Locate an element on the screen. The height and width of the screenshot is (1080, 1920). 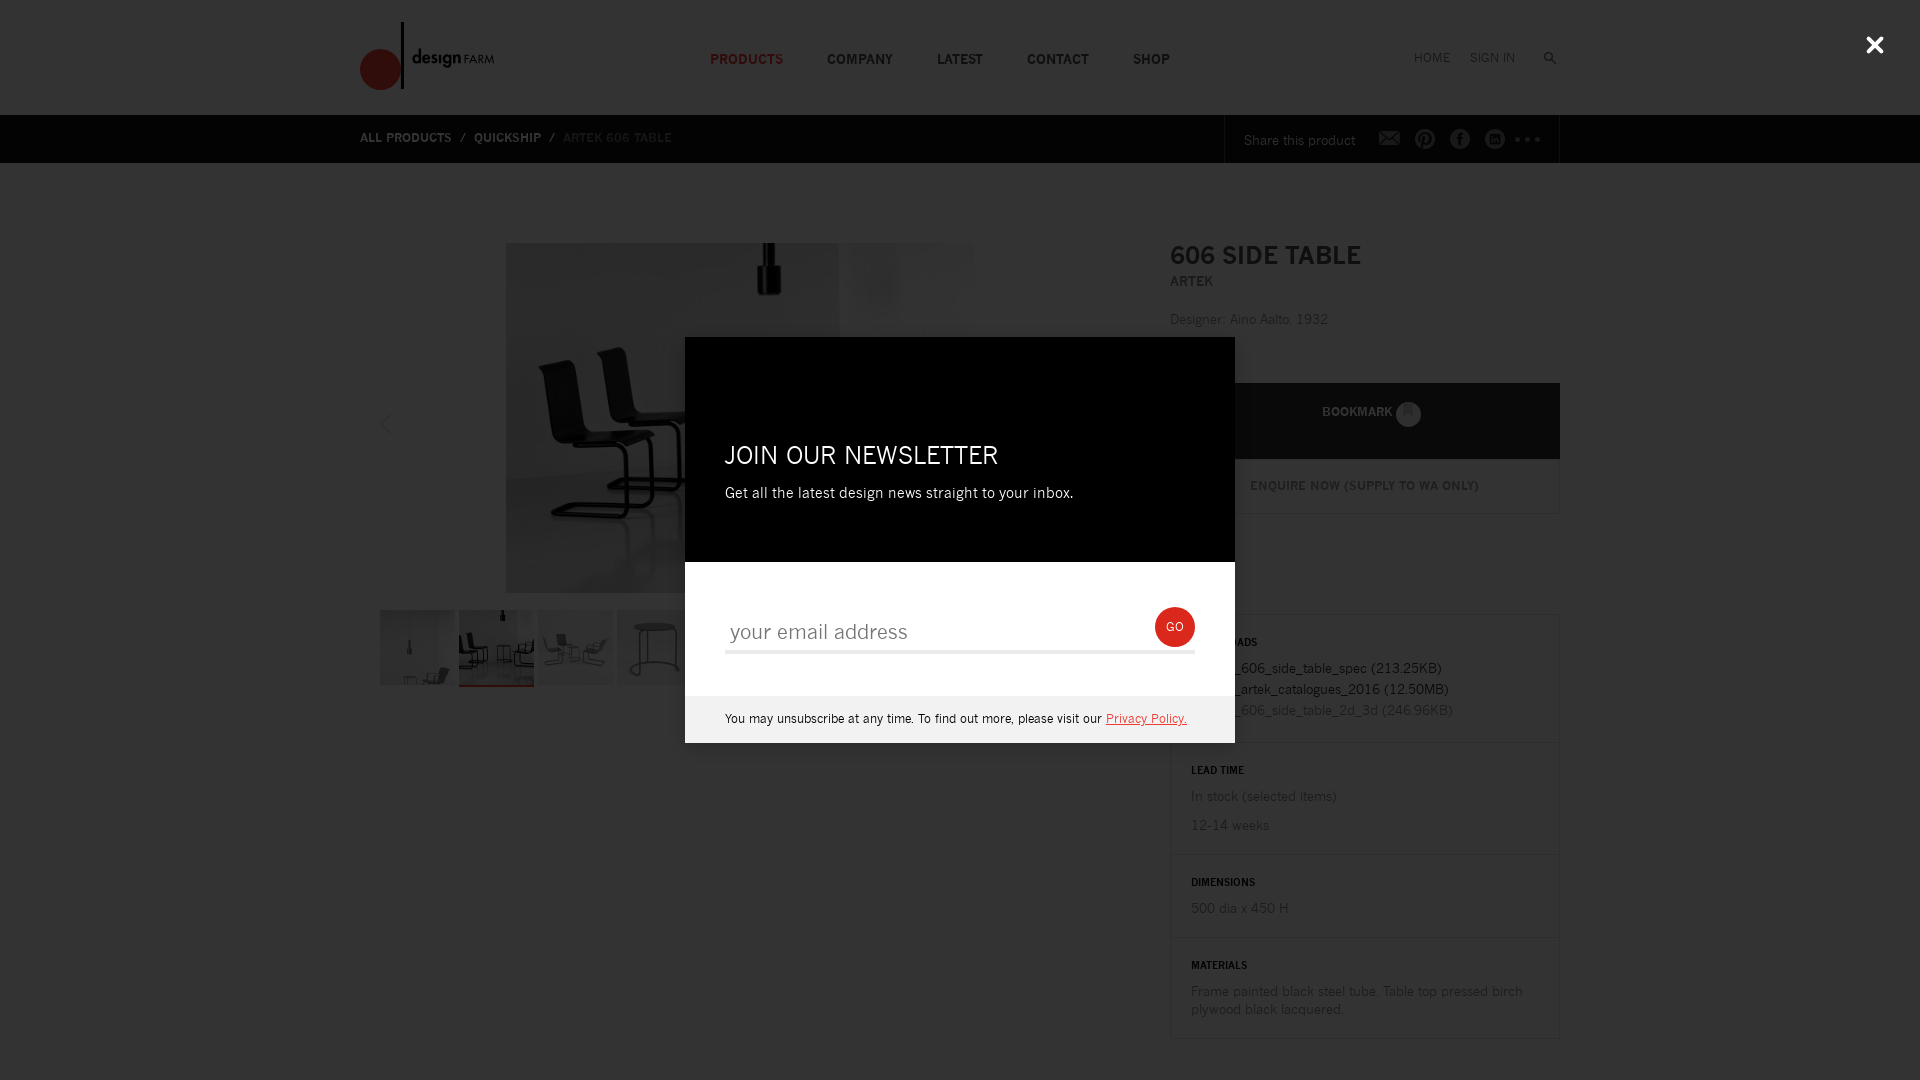
'COMPANY' is located at coordinates (859, 49).